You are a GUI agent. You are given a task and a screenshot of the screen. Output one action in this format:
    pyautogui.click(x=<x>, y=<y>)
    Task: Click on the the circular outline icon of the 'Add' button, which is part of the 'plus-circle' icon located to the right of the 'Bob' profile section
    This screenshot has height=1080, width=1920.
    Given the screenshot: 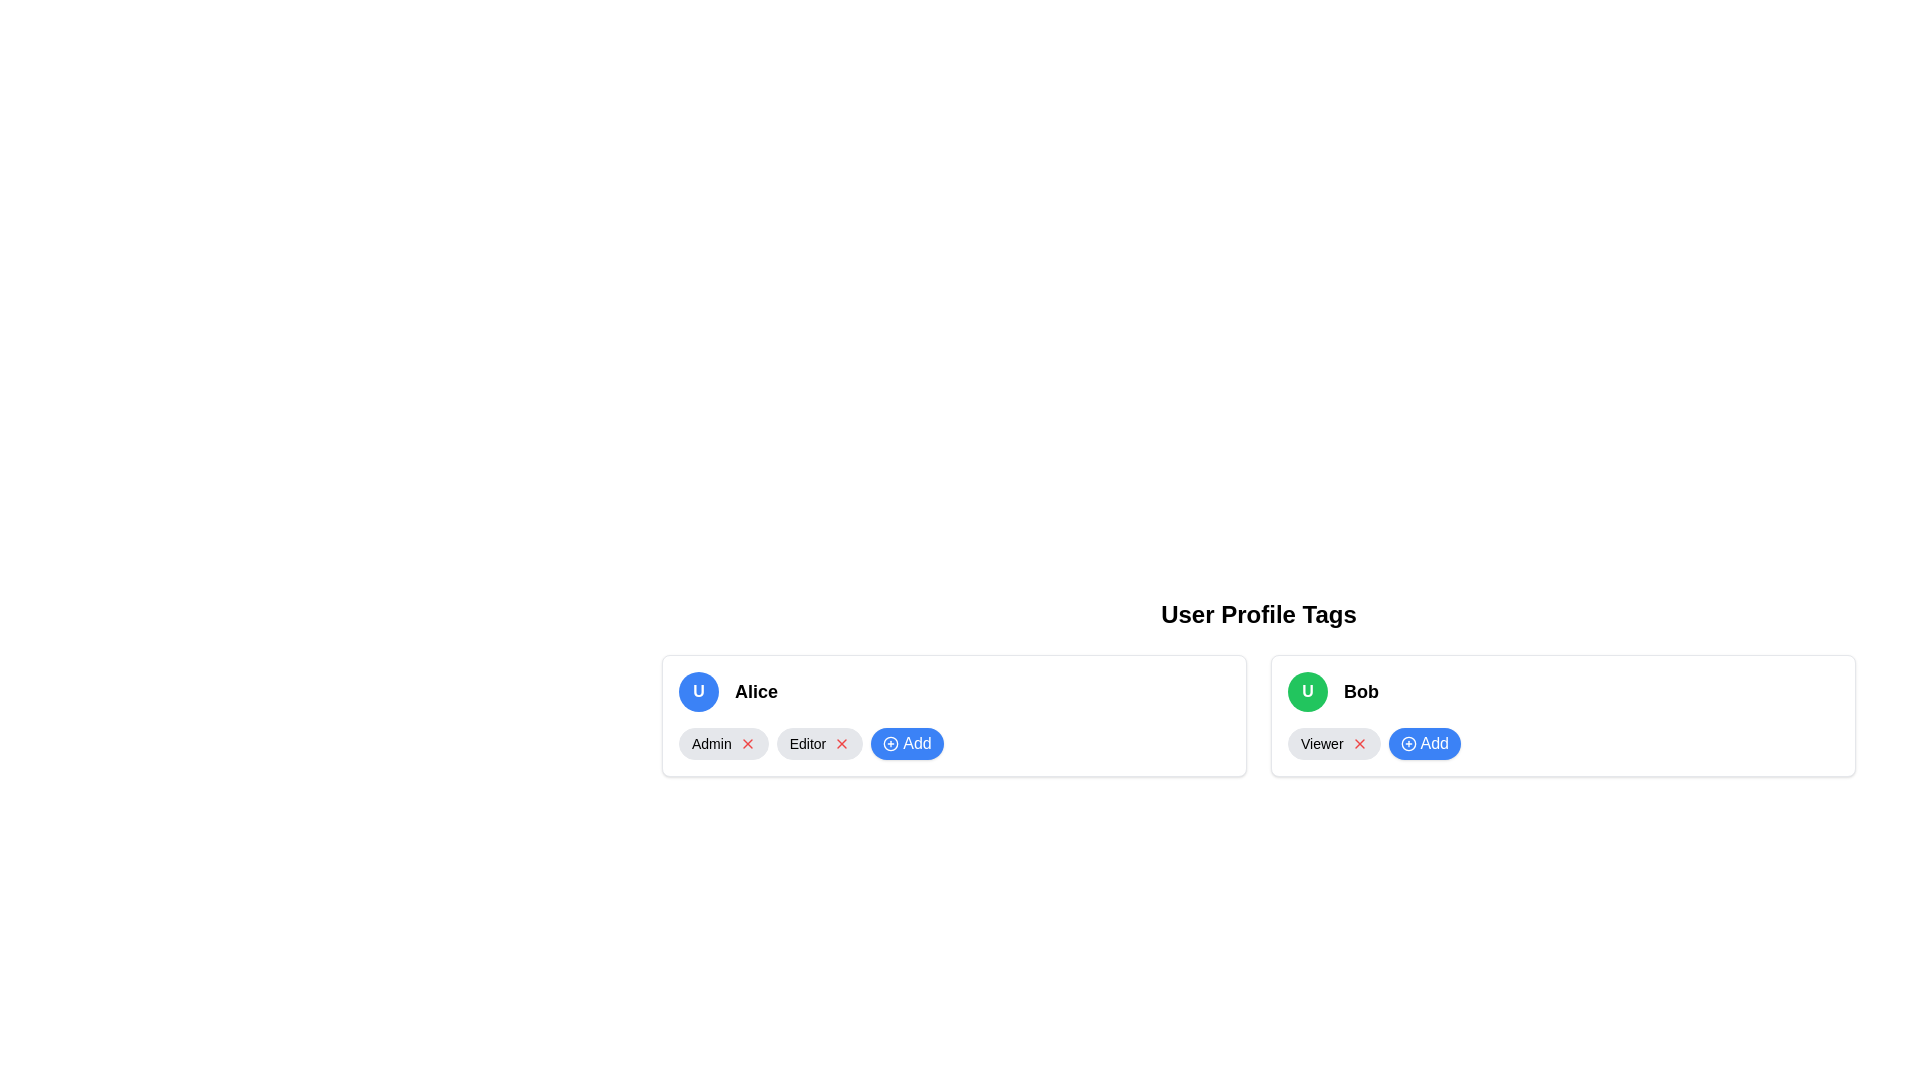 What is the action you would take?
    pyautogui.click(x=1407, y=744)
    